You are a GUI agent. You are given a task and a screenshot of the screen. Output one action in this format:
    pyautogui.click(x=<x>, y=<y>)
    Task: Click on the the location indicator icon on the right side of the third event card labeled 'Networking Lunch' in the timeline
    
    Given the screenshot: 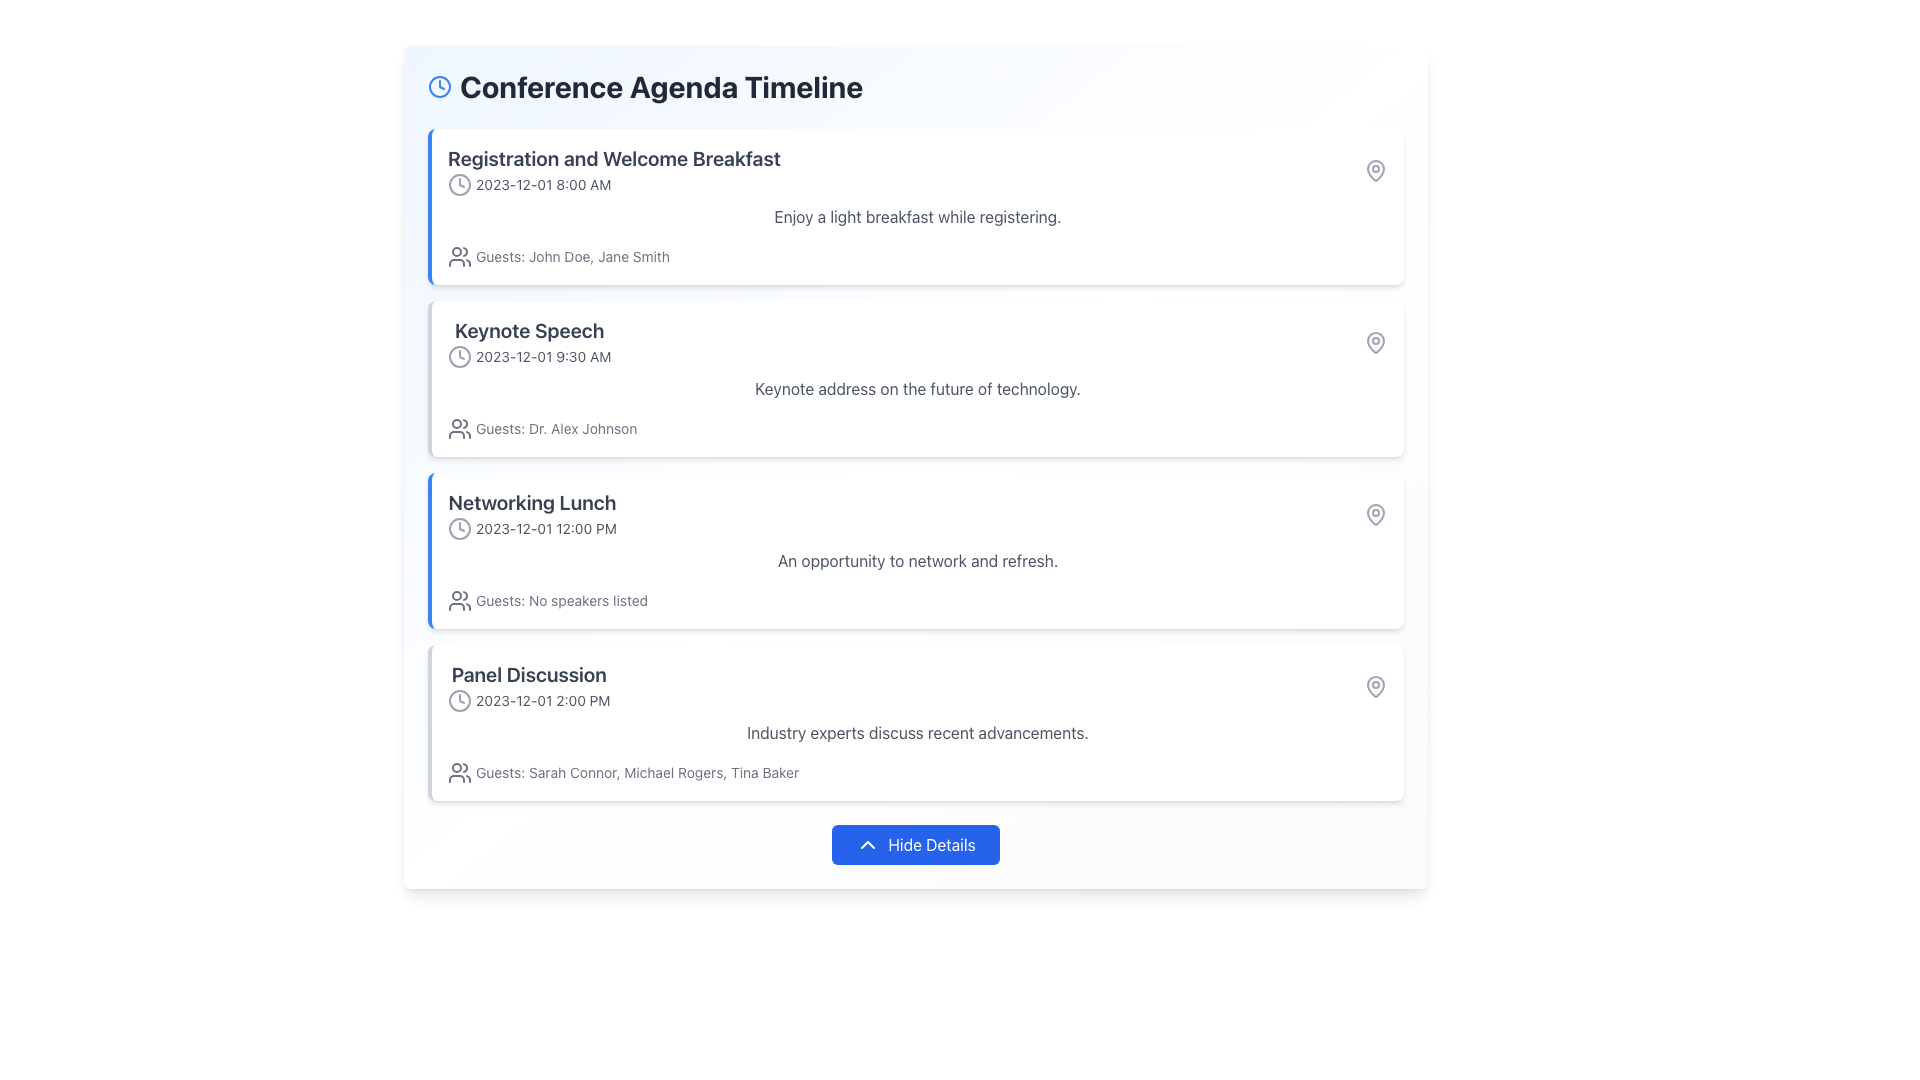 What is the action you would take?
    pyautogui.click(x=1375, y=512)
    